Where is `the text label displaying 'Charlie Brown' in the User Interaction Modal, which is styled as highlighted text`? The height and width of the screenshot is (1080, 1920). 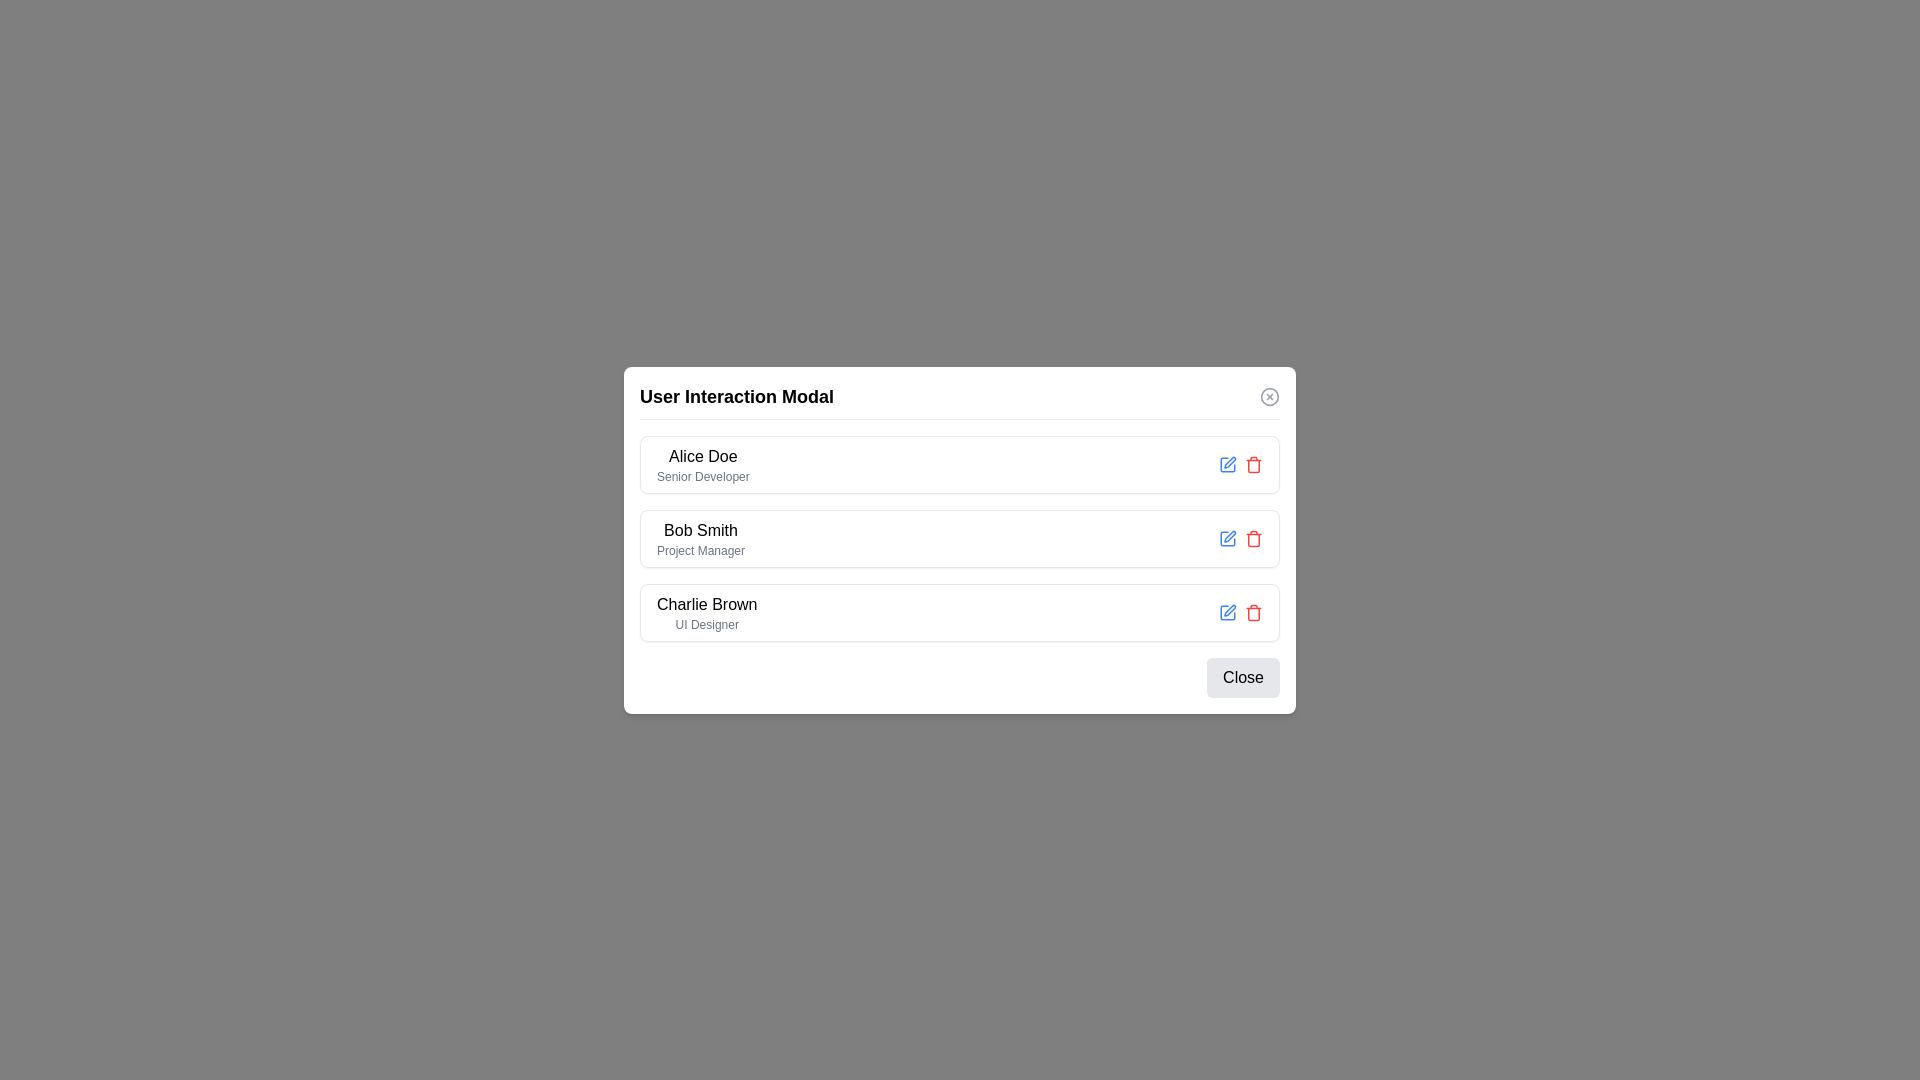 the text label displaying 'Charlie Brown' in the User Interaction Modal, which is styled as highlighted text is located at coordinates (707, 603).